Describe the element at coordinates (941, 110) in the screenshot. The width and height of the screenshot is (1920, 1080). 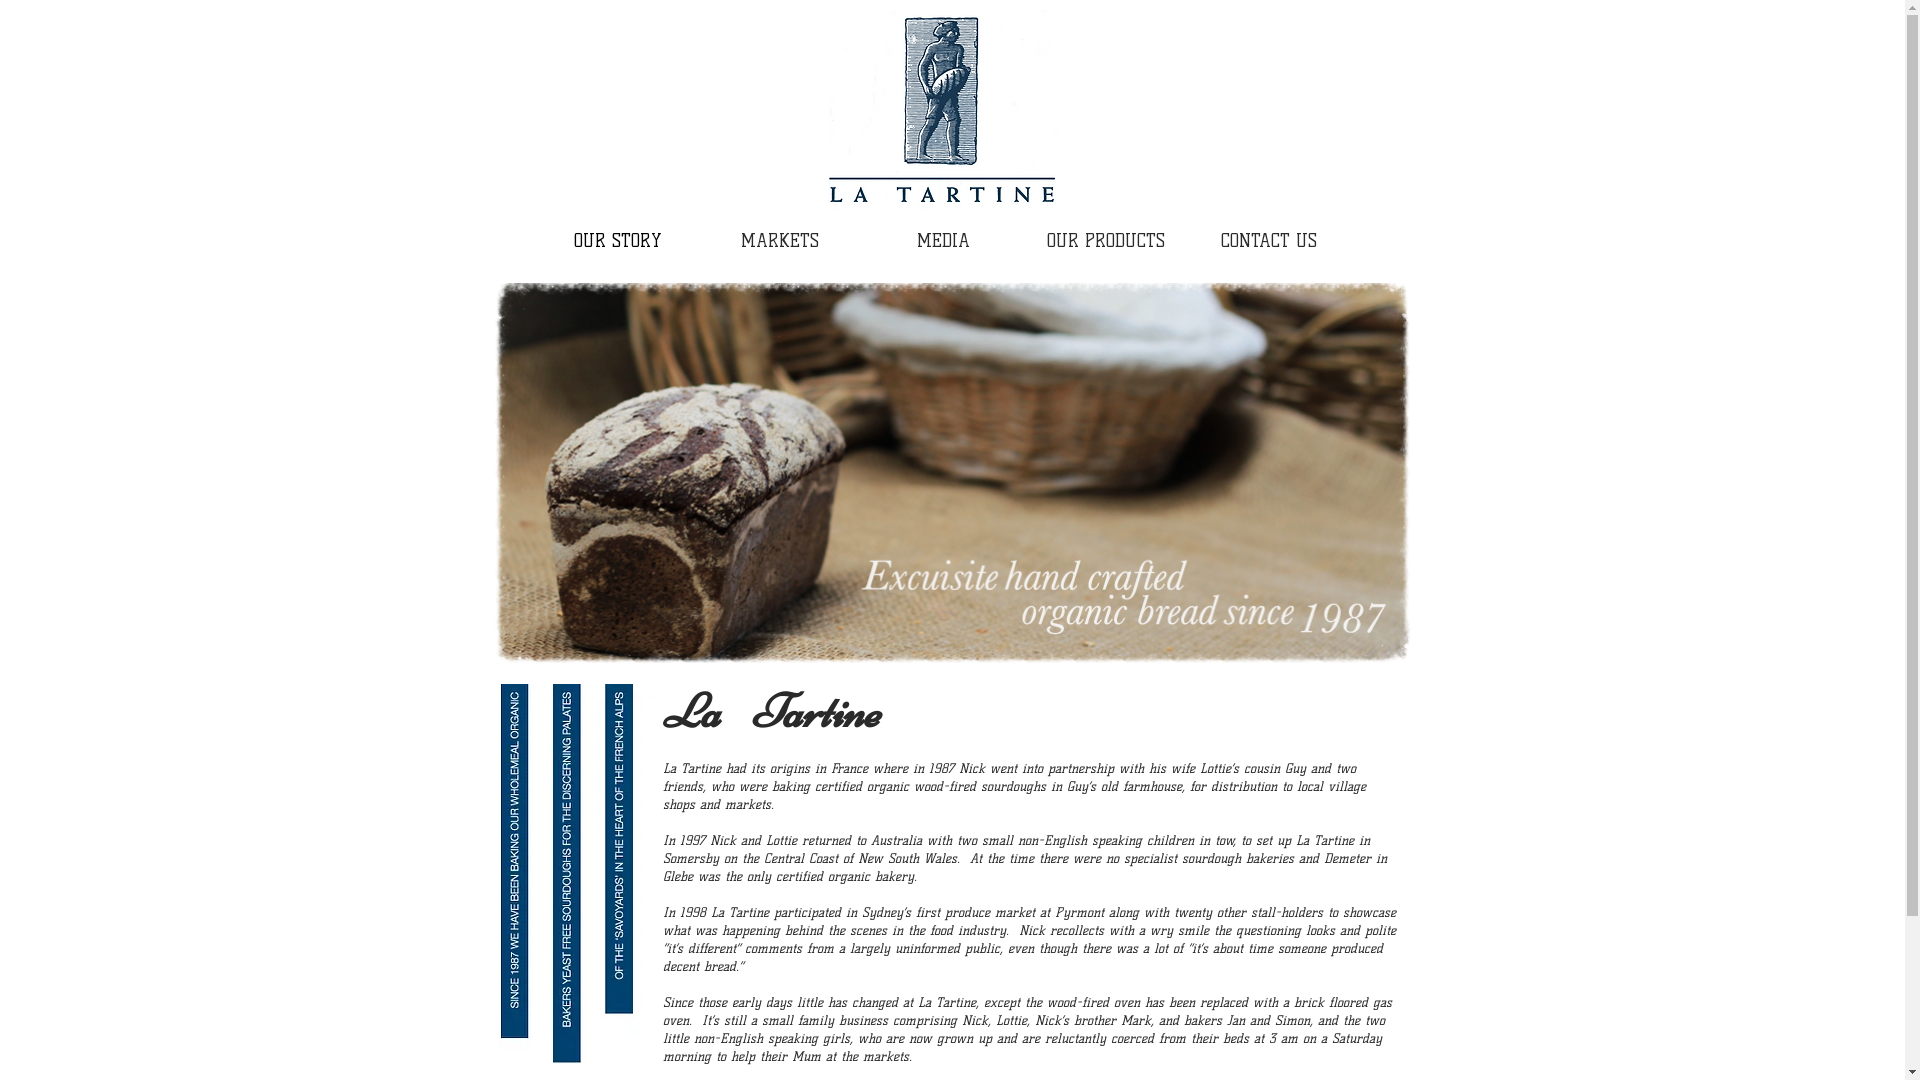
I see `'logo refait.png'` at that location.